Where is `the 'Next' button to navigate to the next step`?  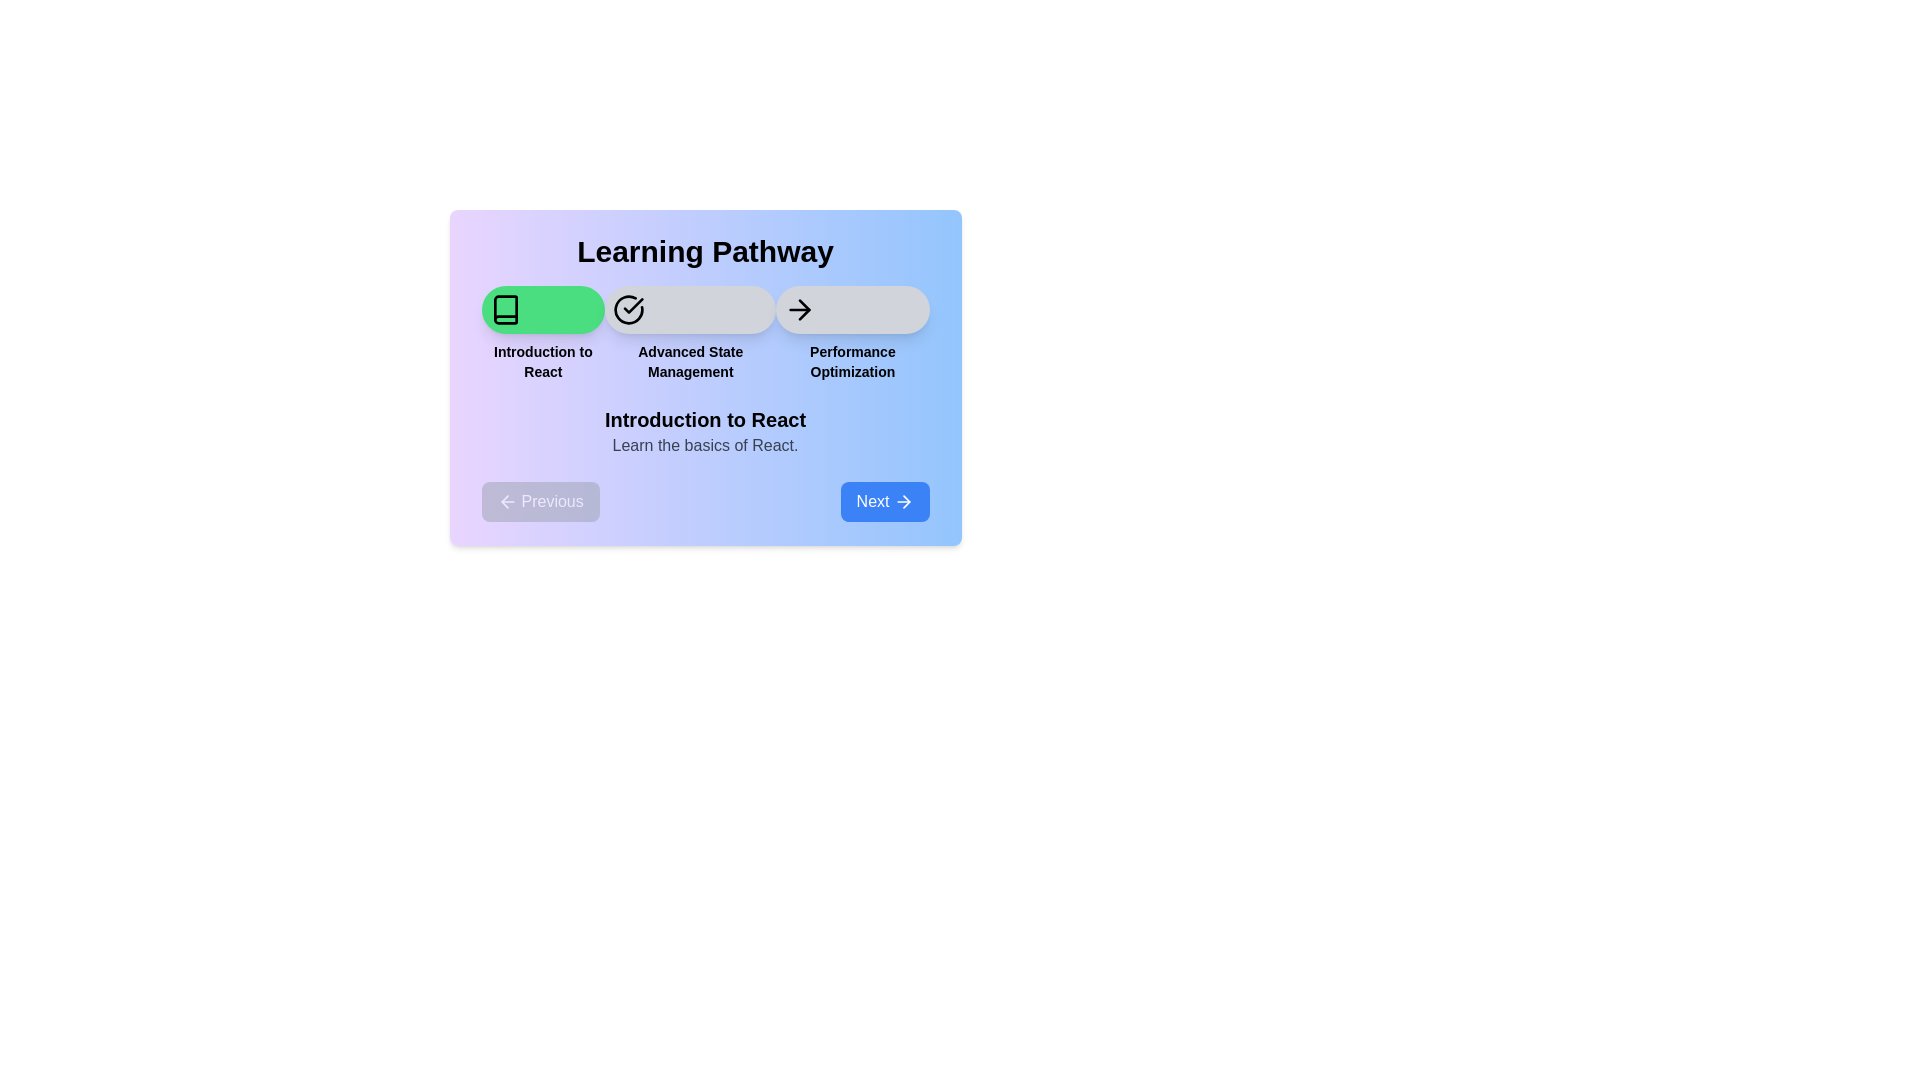 the 'Next' button to navigate to the next step is located at coordinates (883, 500).